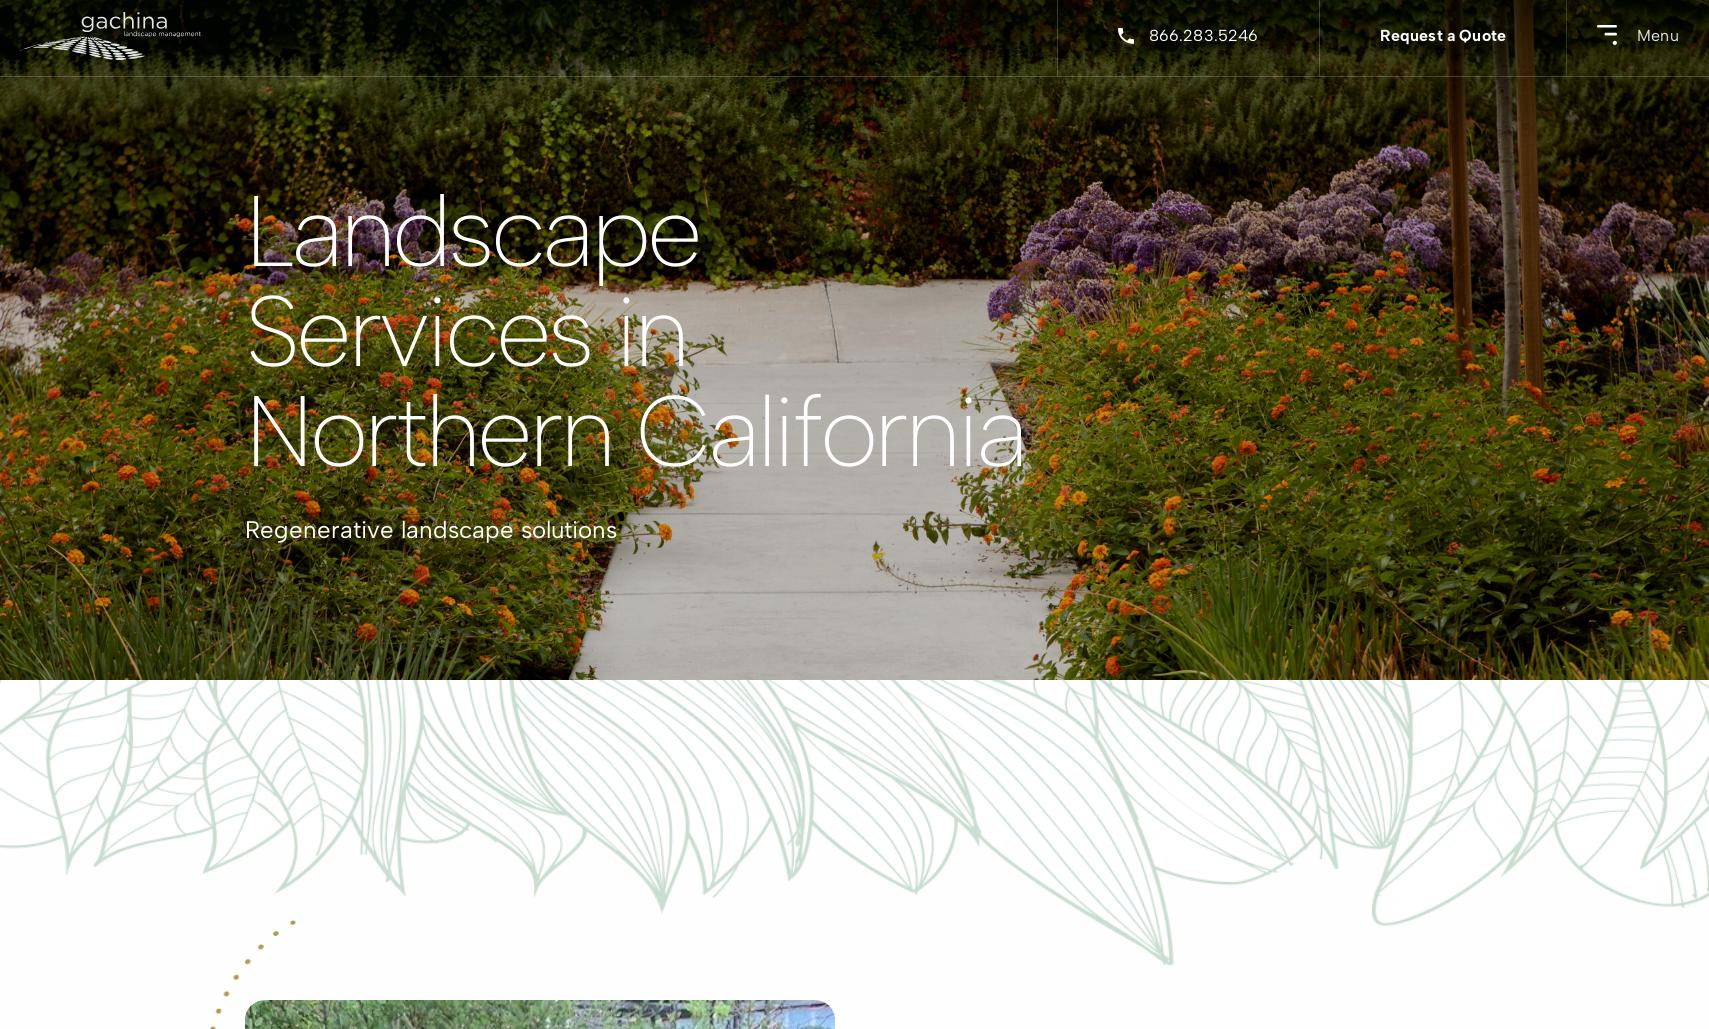 The width and height of the screenshot is (1709, 1029). Describe the element at coordinates (794, 463) in the screenshot. I see `'Corporate'` at that location.